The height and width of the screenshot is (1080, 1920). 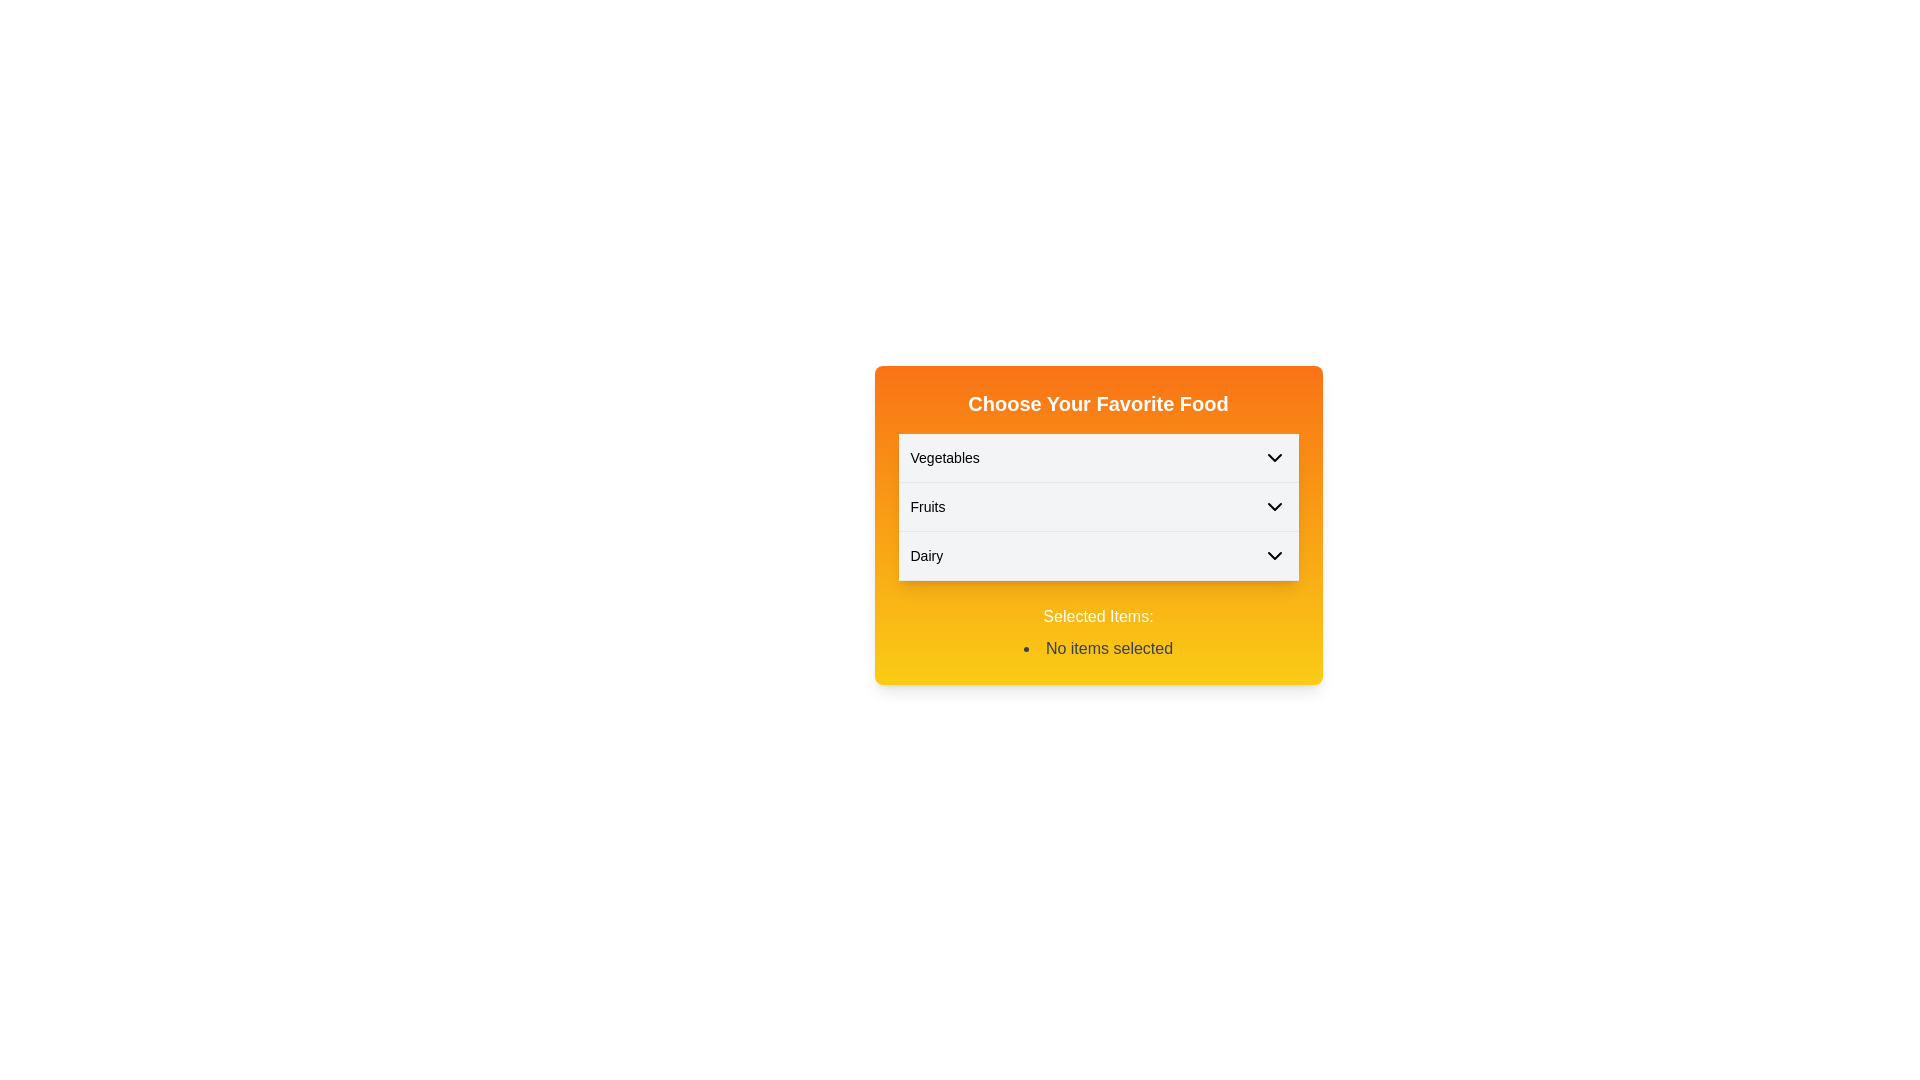 What do you see at coordinates (1273, 505) in the screenshot?
I see `the chevron dropdown toggle icon located to the far right of the 'Fruits' label` at bounding box center [1273, 505].